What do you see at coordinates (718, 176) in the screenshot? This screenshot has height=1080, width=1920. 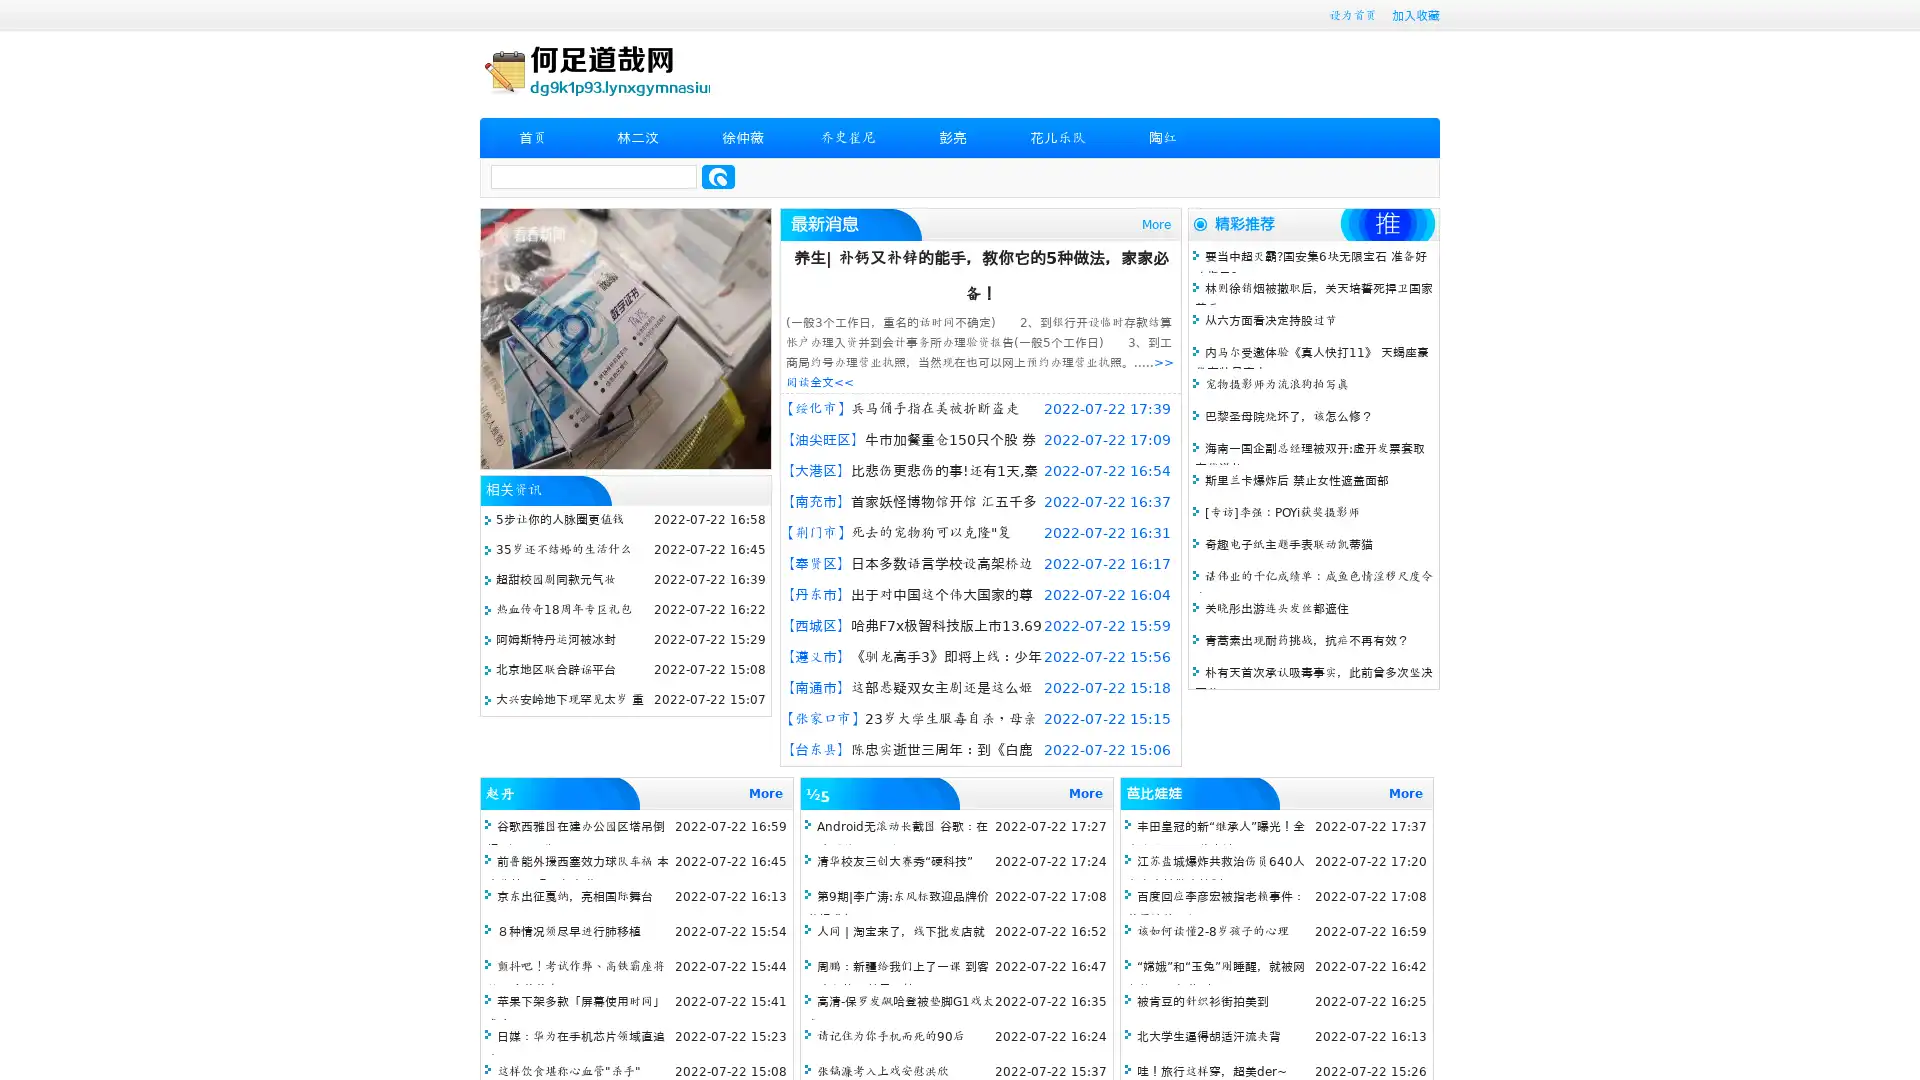 I see `Search` at bounding box center [718, 176].